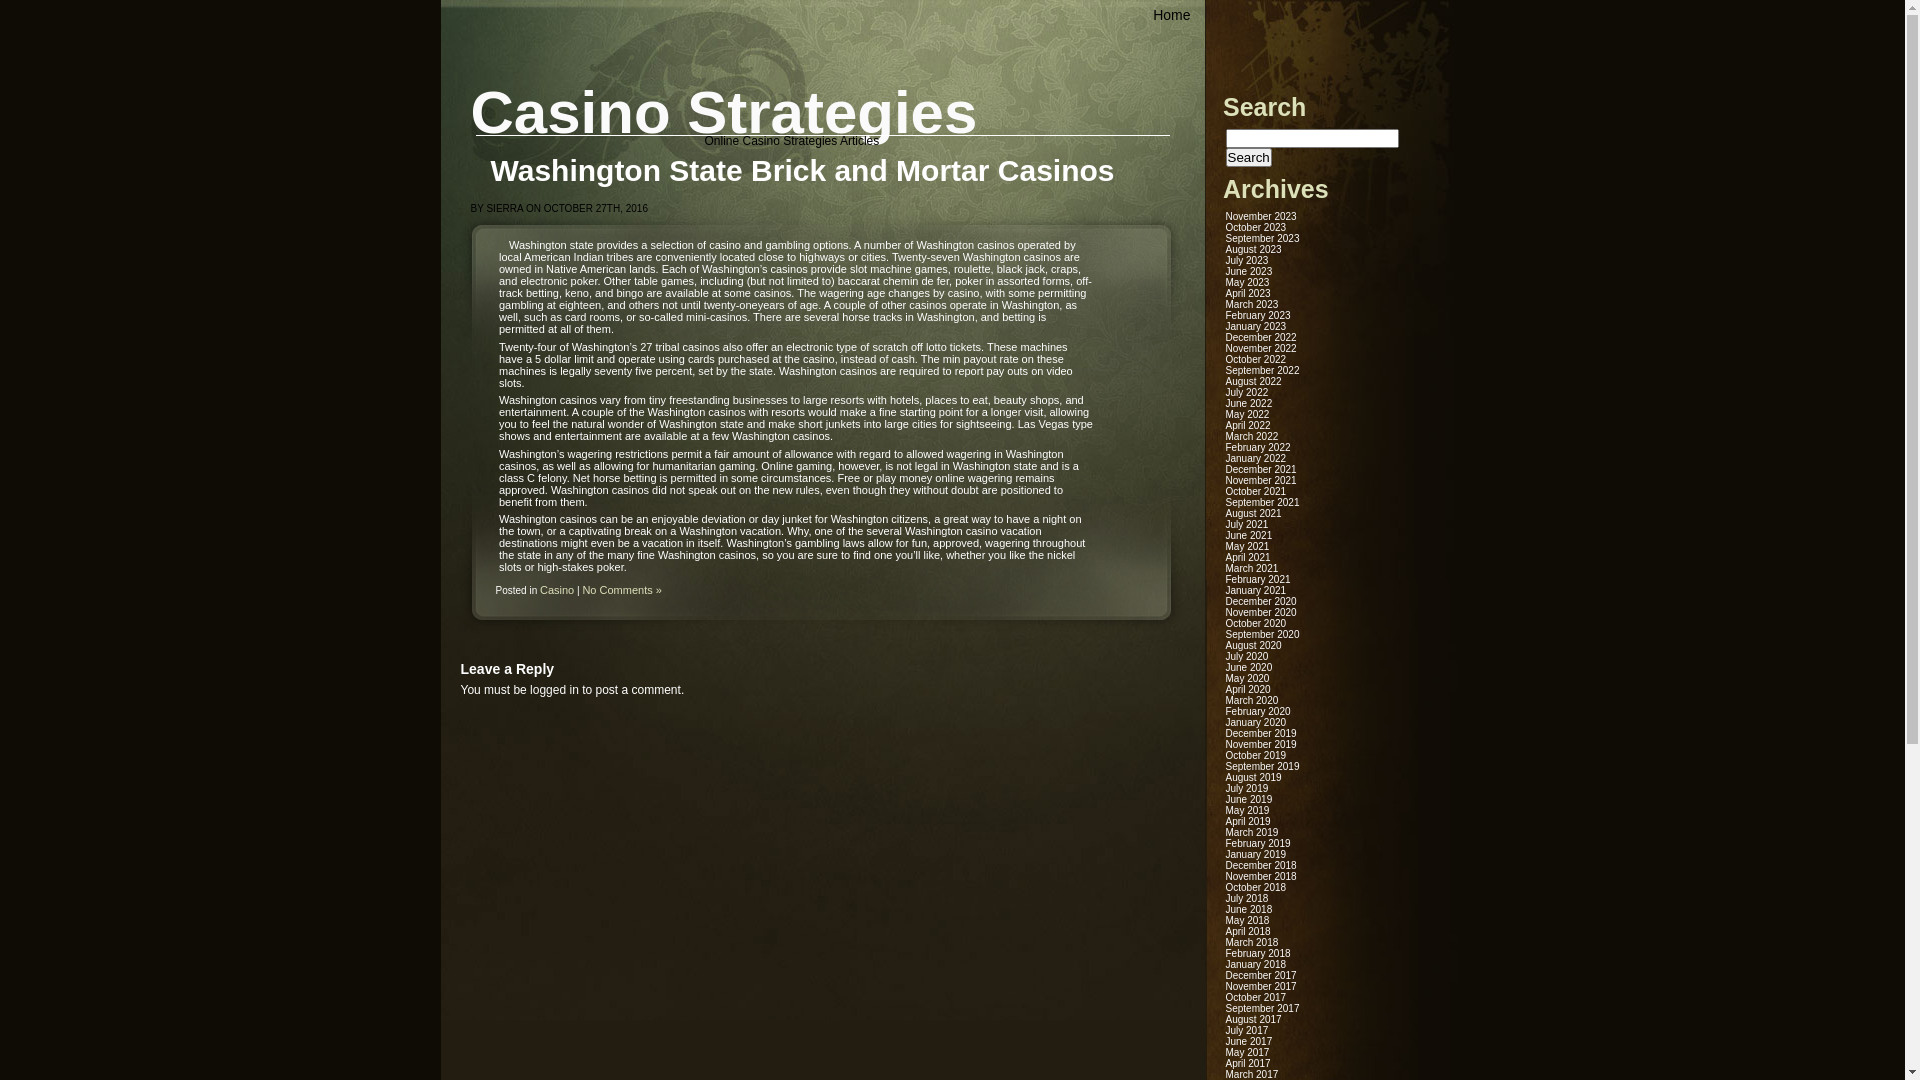 The height and width of the screenshot is (1080, 1920). What do you see at coordinates (1255, 854) in the screenshot?
I see `'January 2019'` at bounding box center [1255, 854].